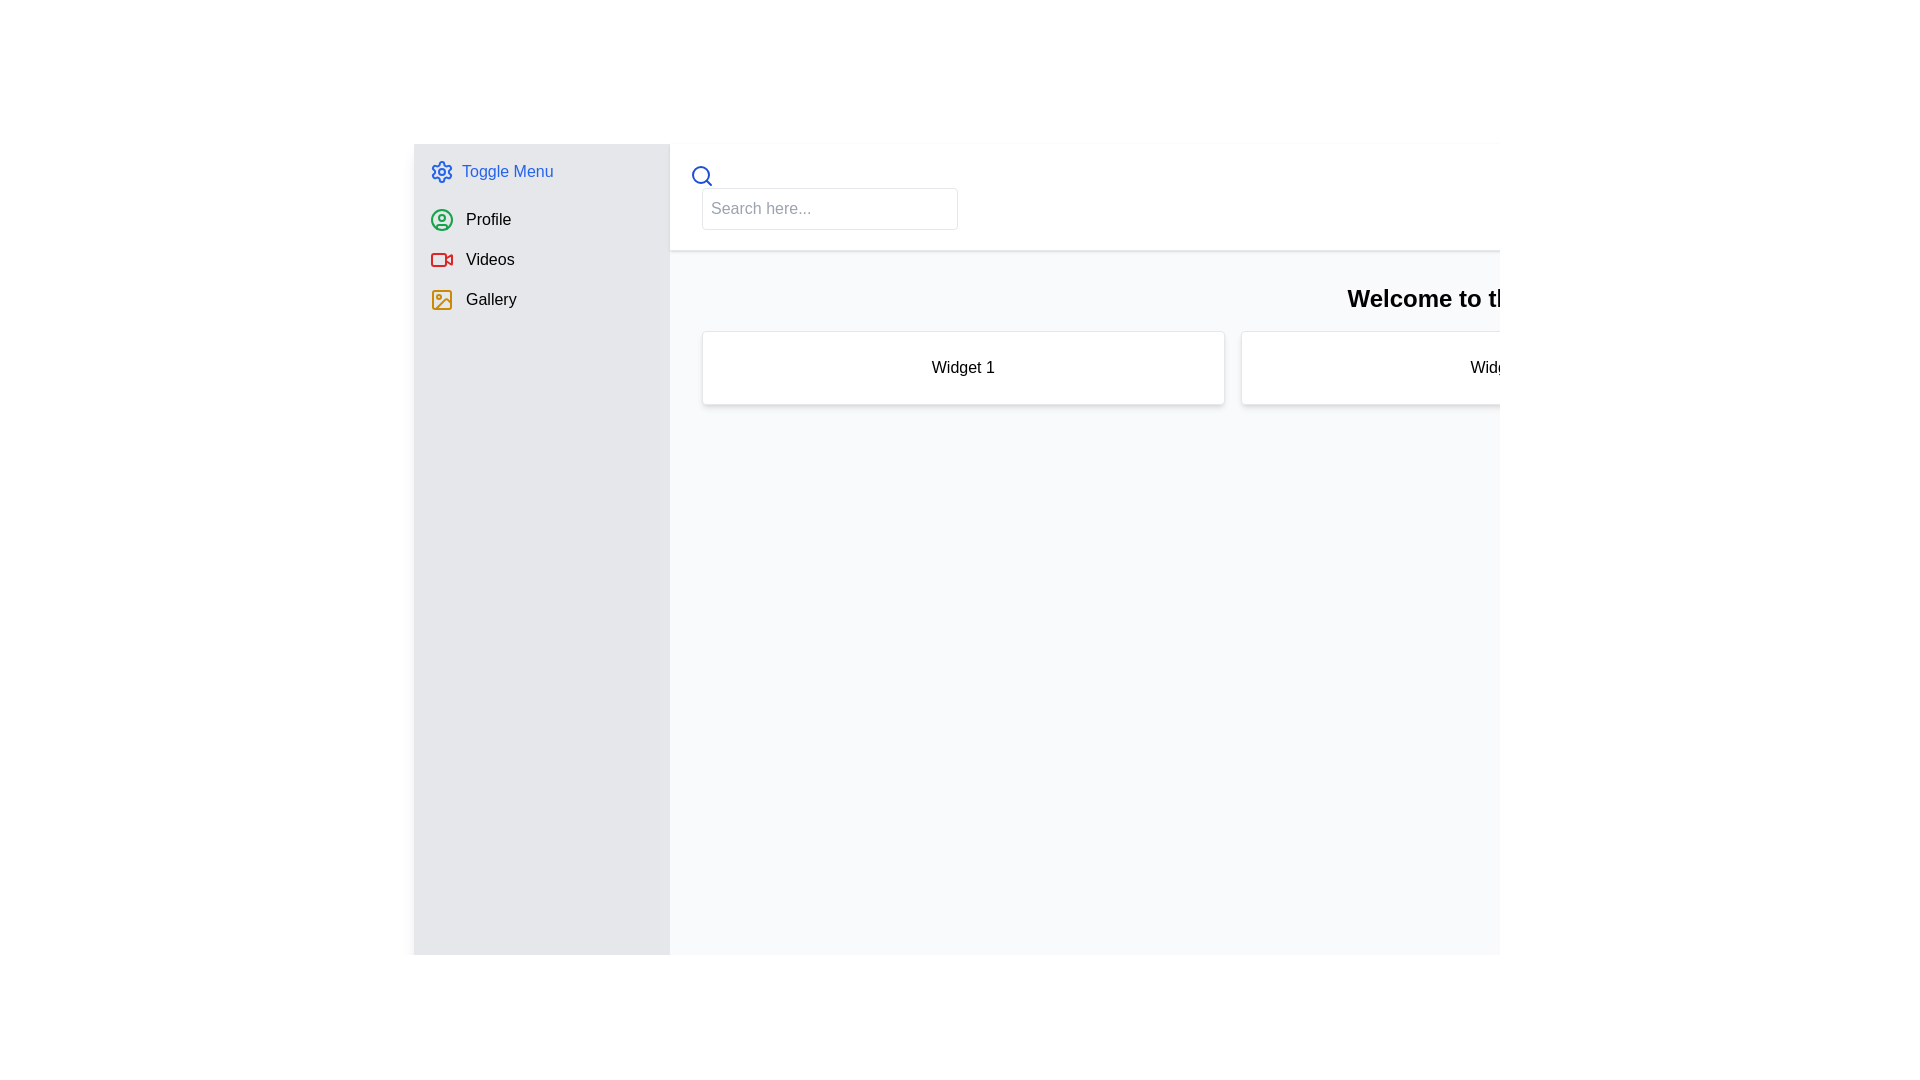 The width and height of the screenshot is (1920, 1080). I want to click on the toggle button located at the top of the vertical sidebar menu on the left side of the interface, so click(491, 171).